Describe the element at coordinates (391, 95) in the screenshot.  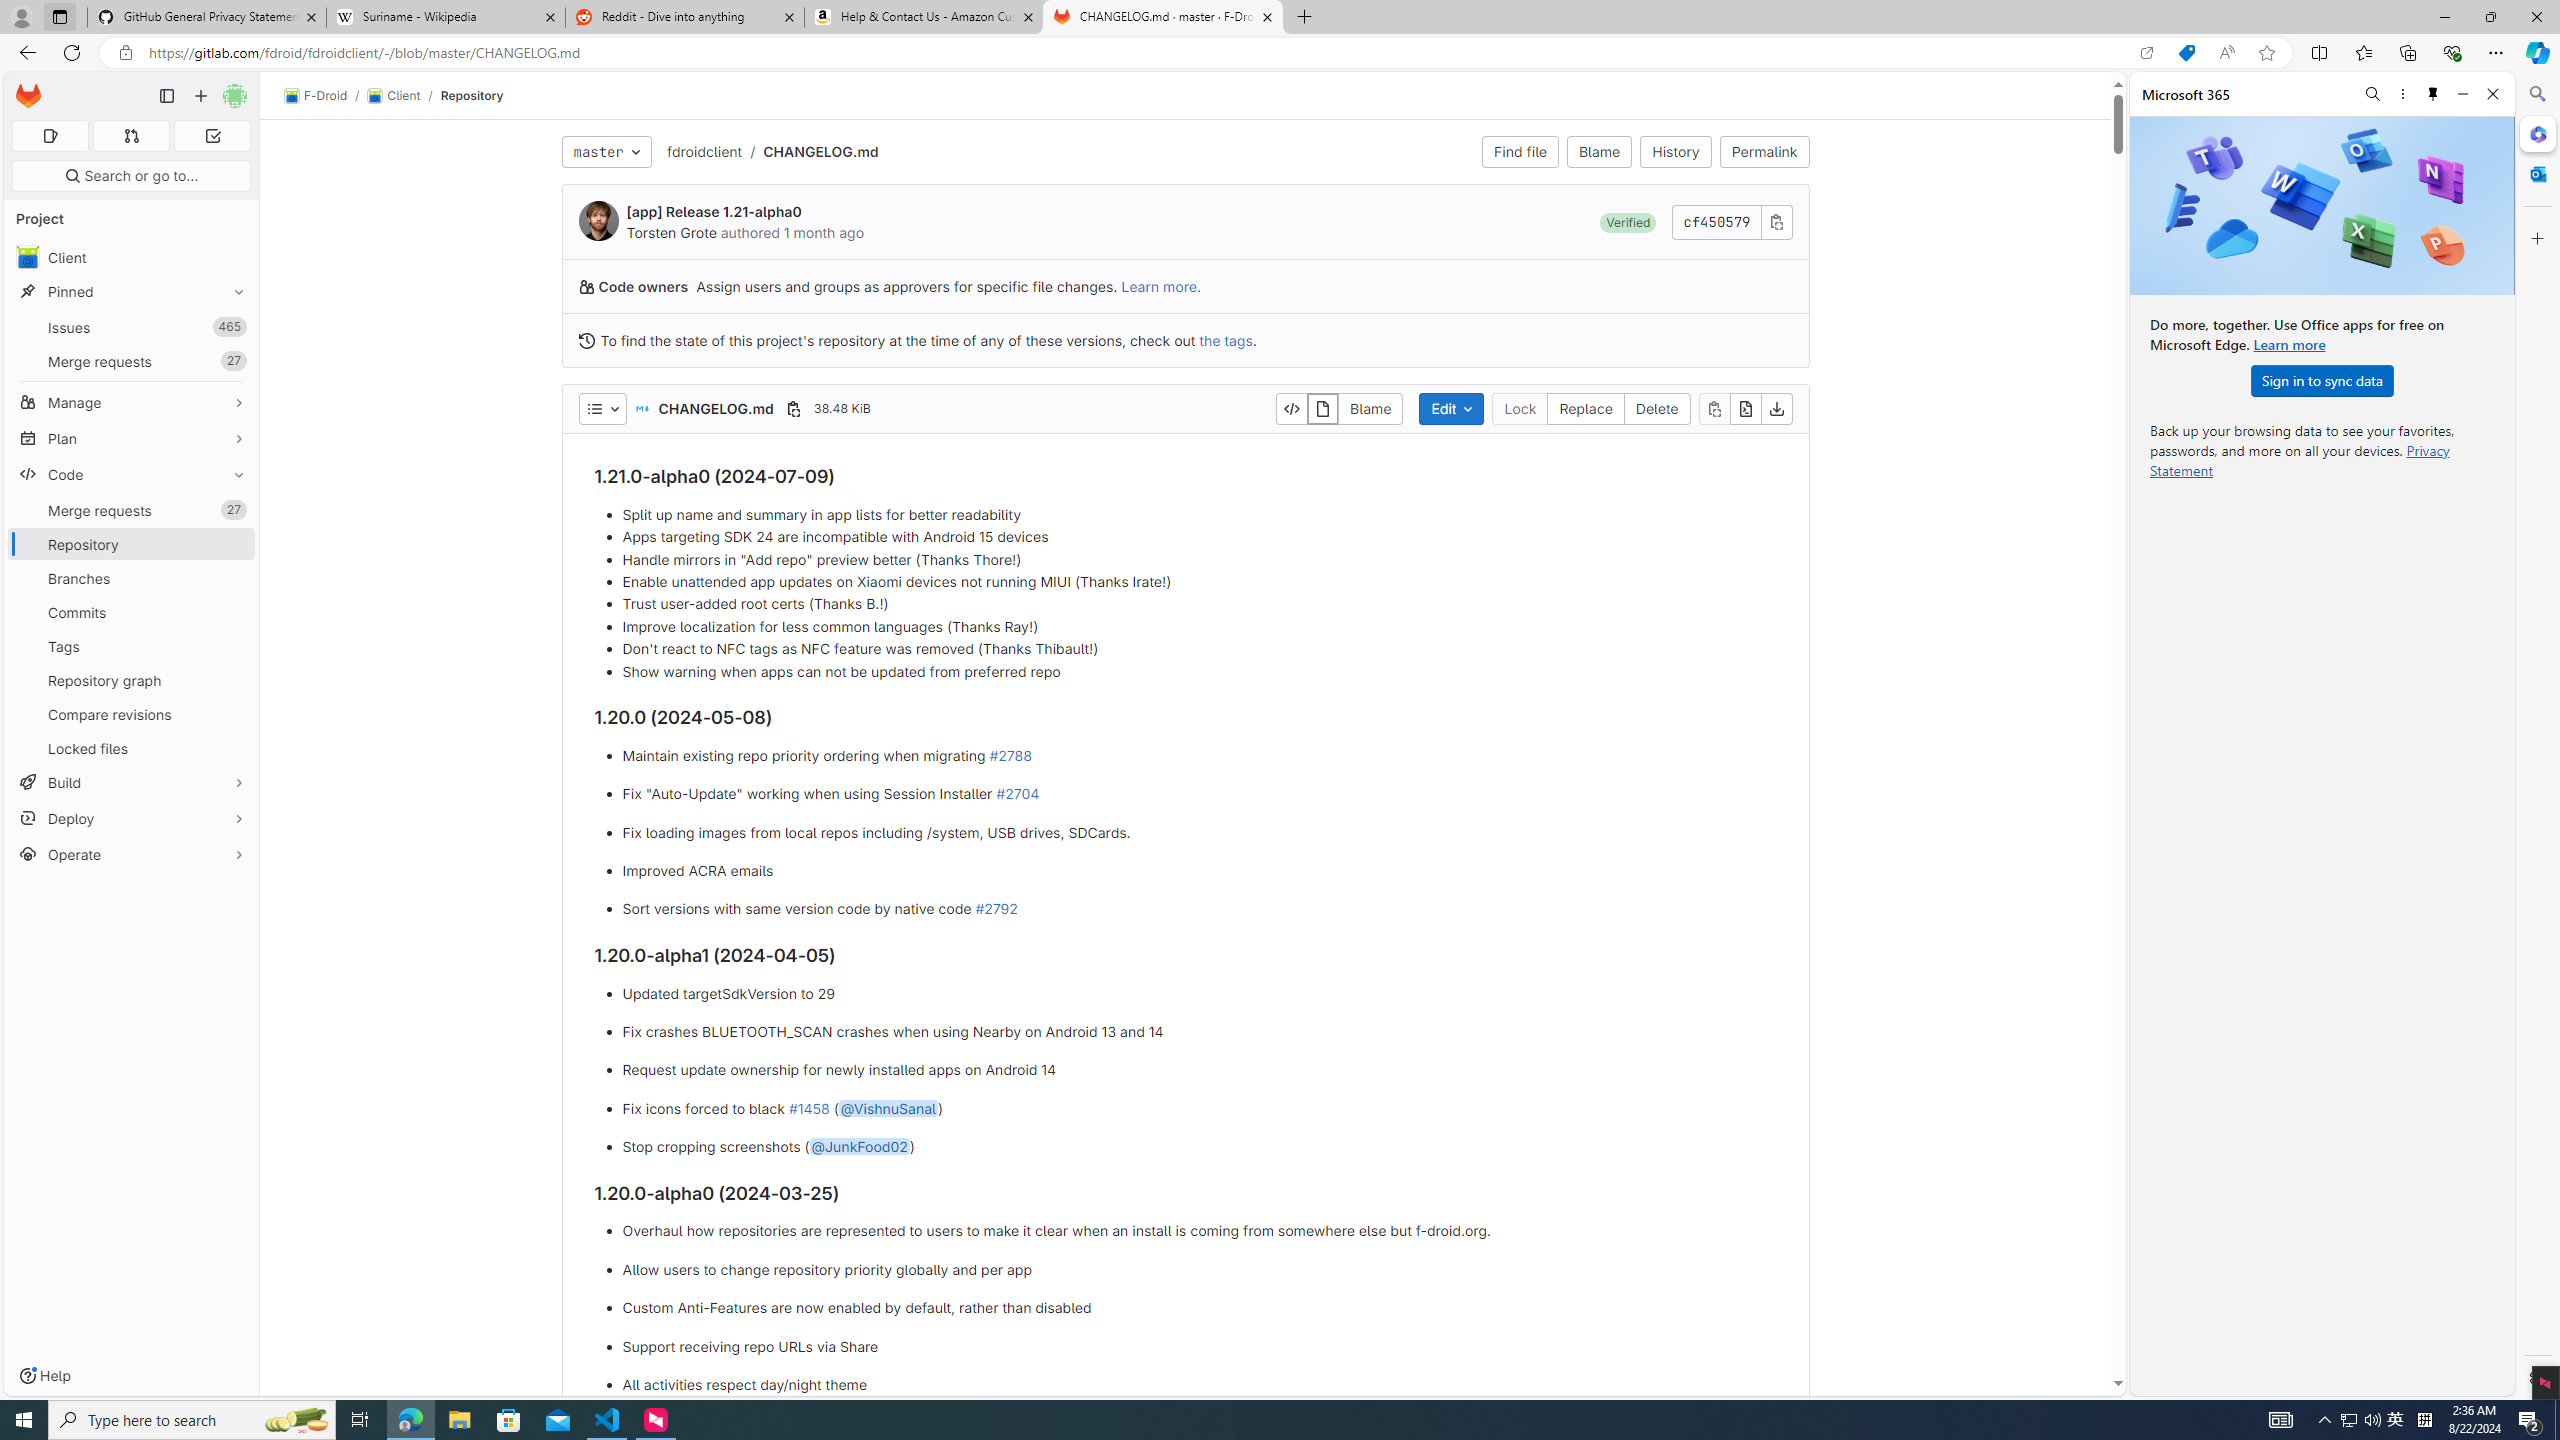
I see `'Client'` at that location.